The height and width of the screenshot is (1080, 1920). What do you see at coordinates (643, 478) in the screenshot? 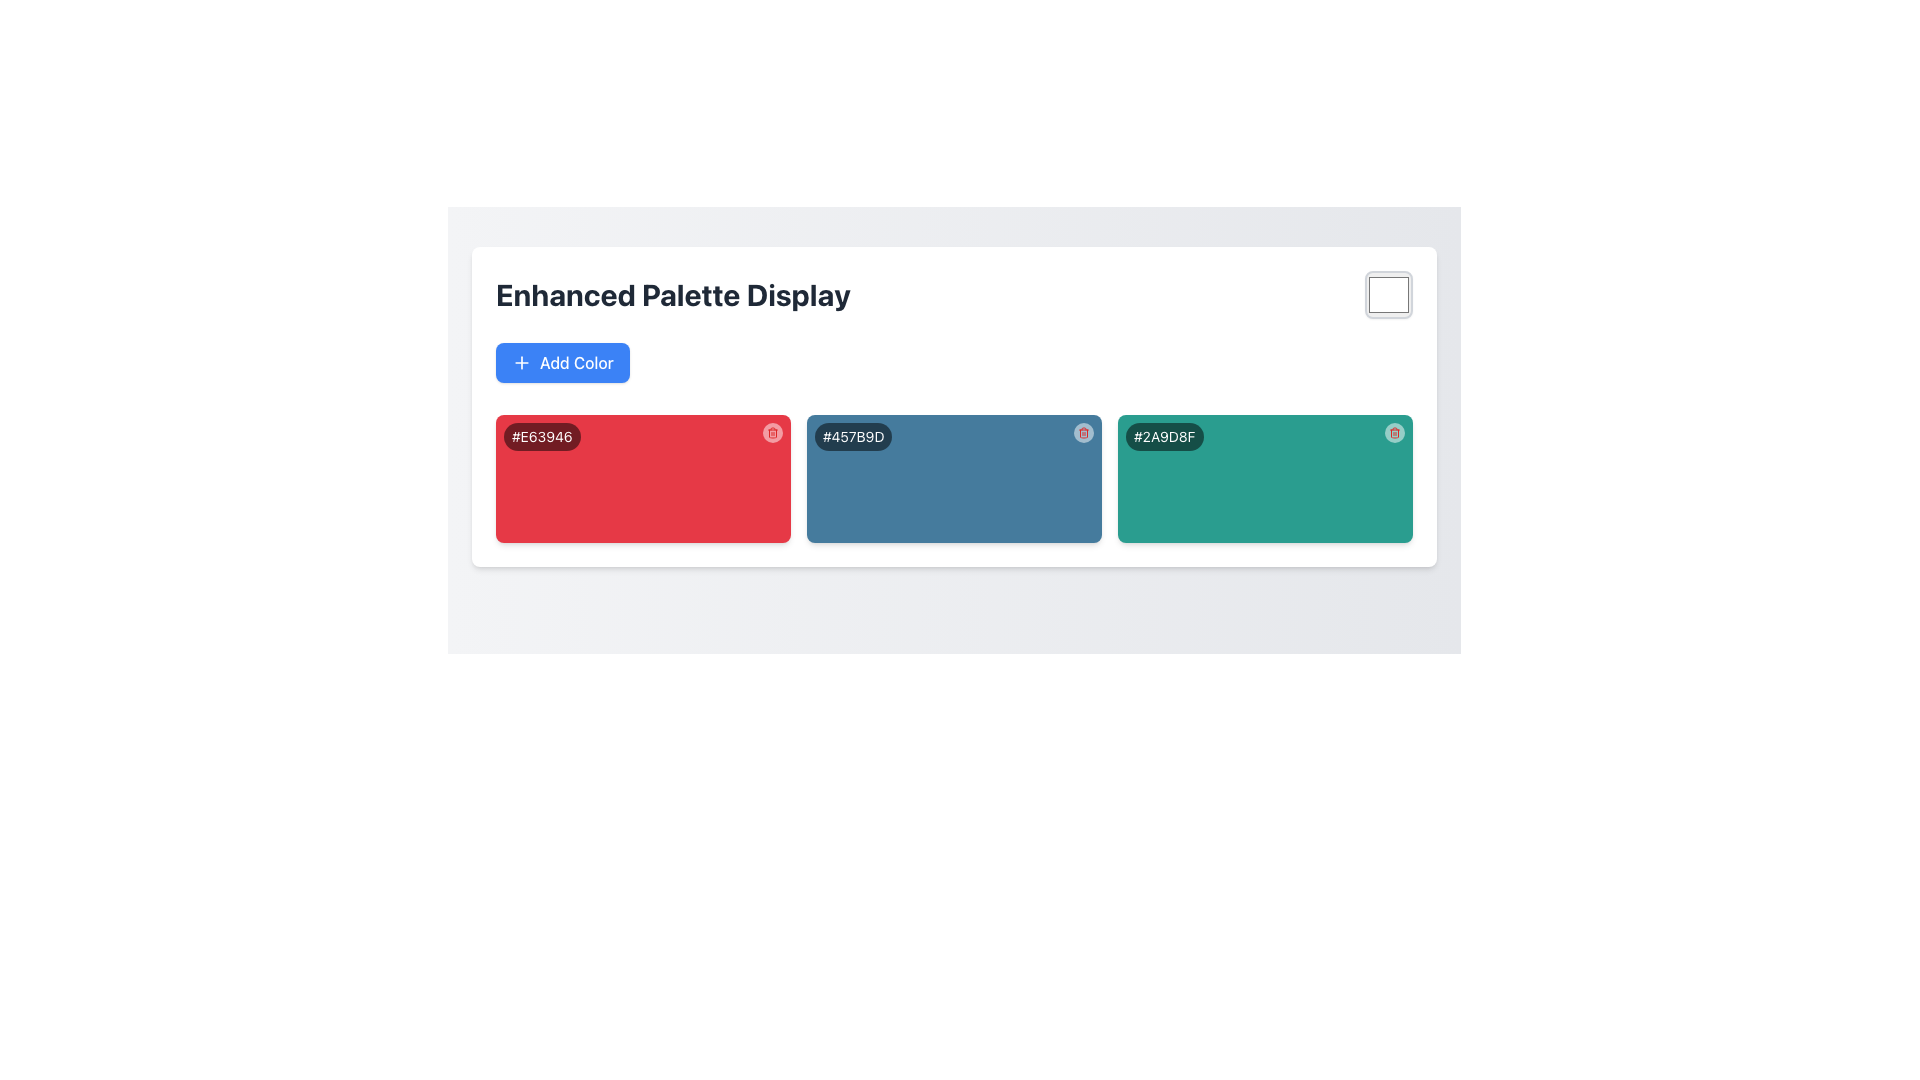
I see `the Color palette display rectangle with a red background and label '#E63946'` at bounding box center [643, 478].